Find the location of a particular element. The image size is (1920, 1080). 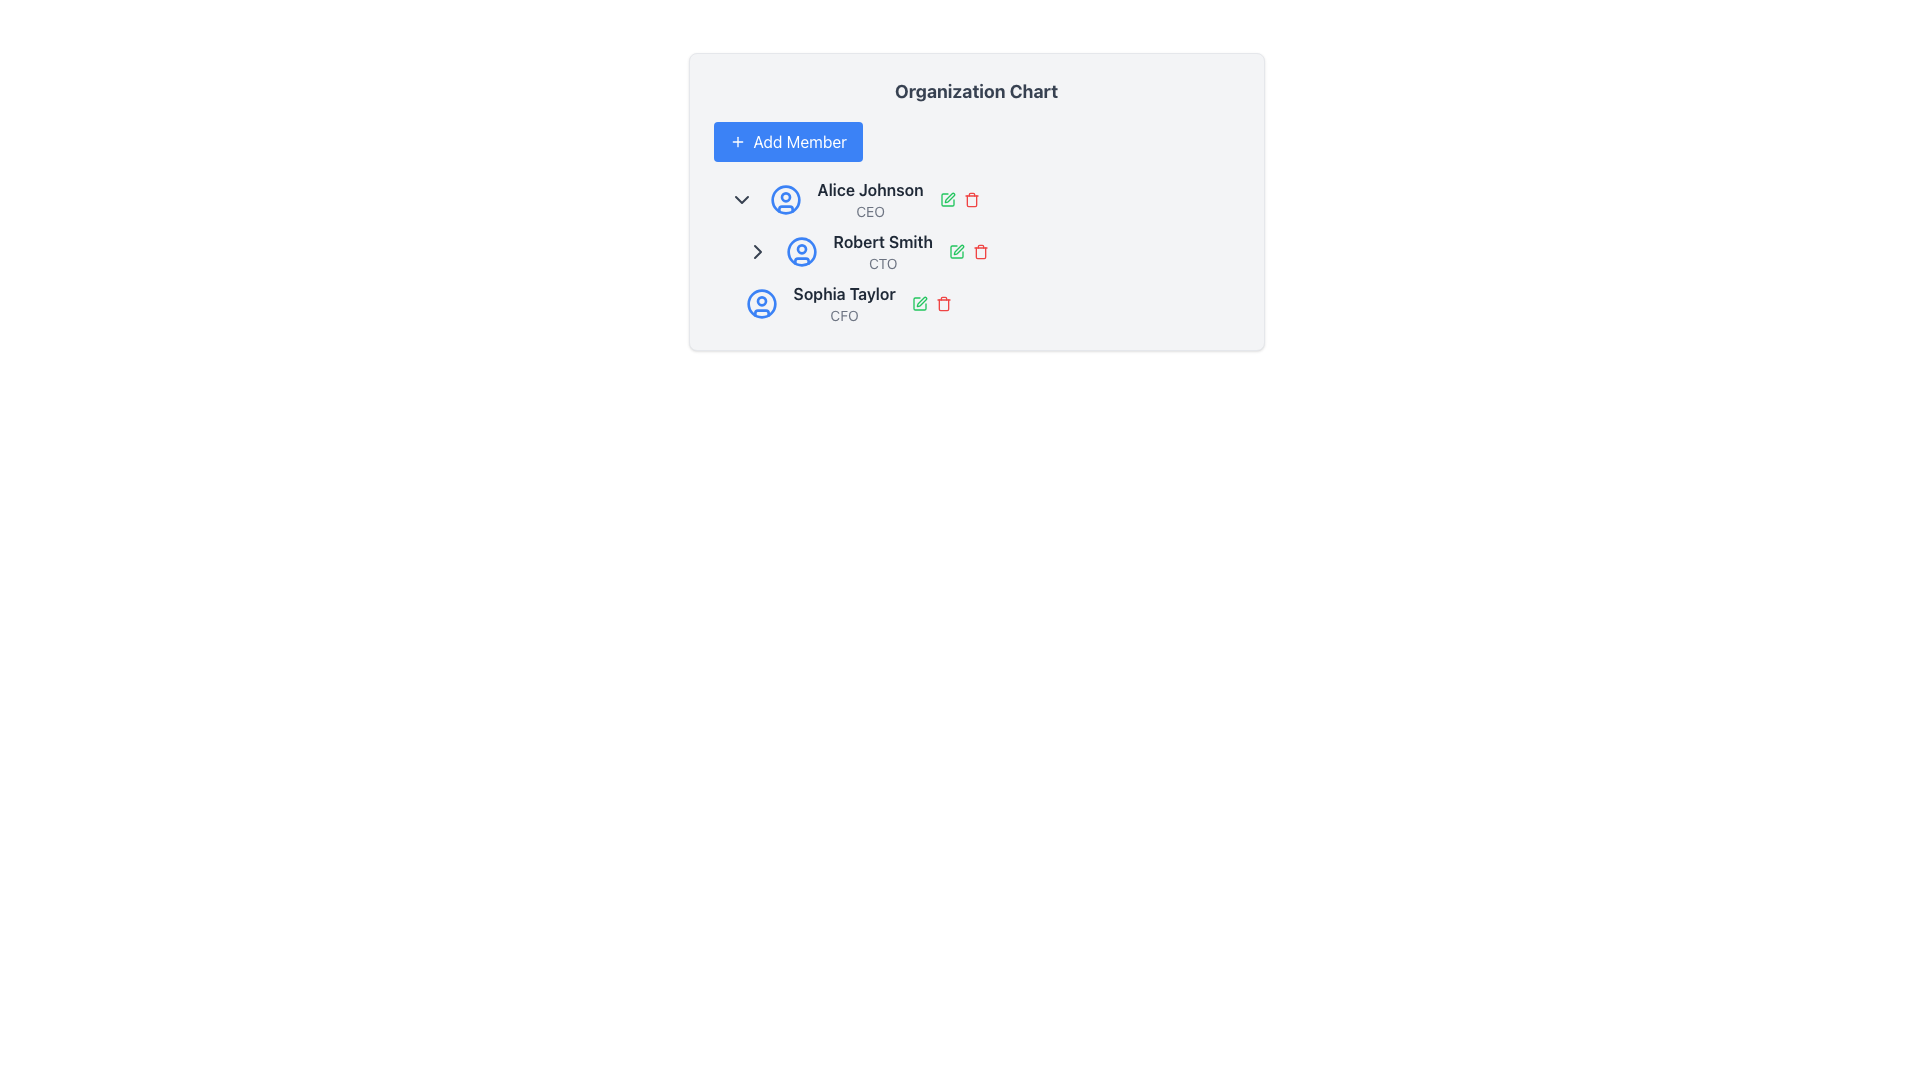

the circular icon outline representing the active profile of 'Sophia Taylor CFO' in the Organization Chart list is located at coordinates (760, 304).